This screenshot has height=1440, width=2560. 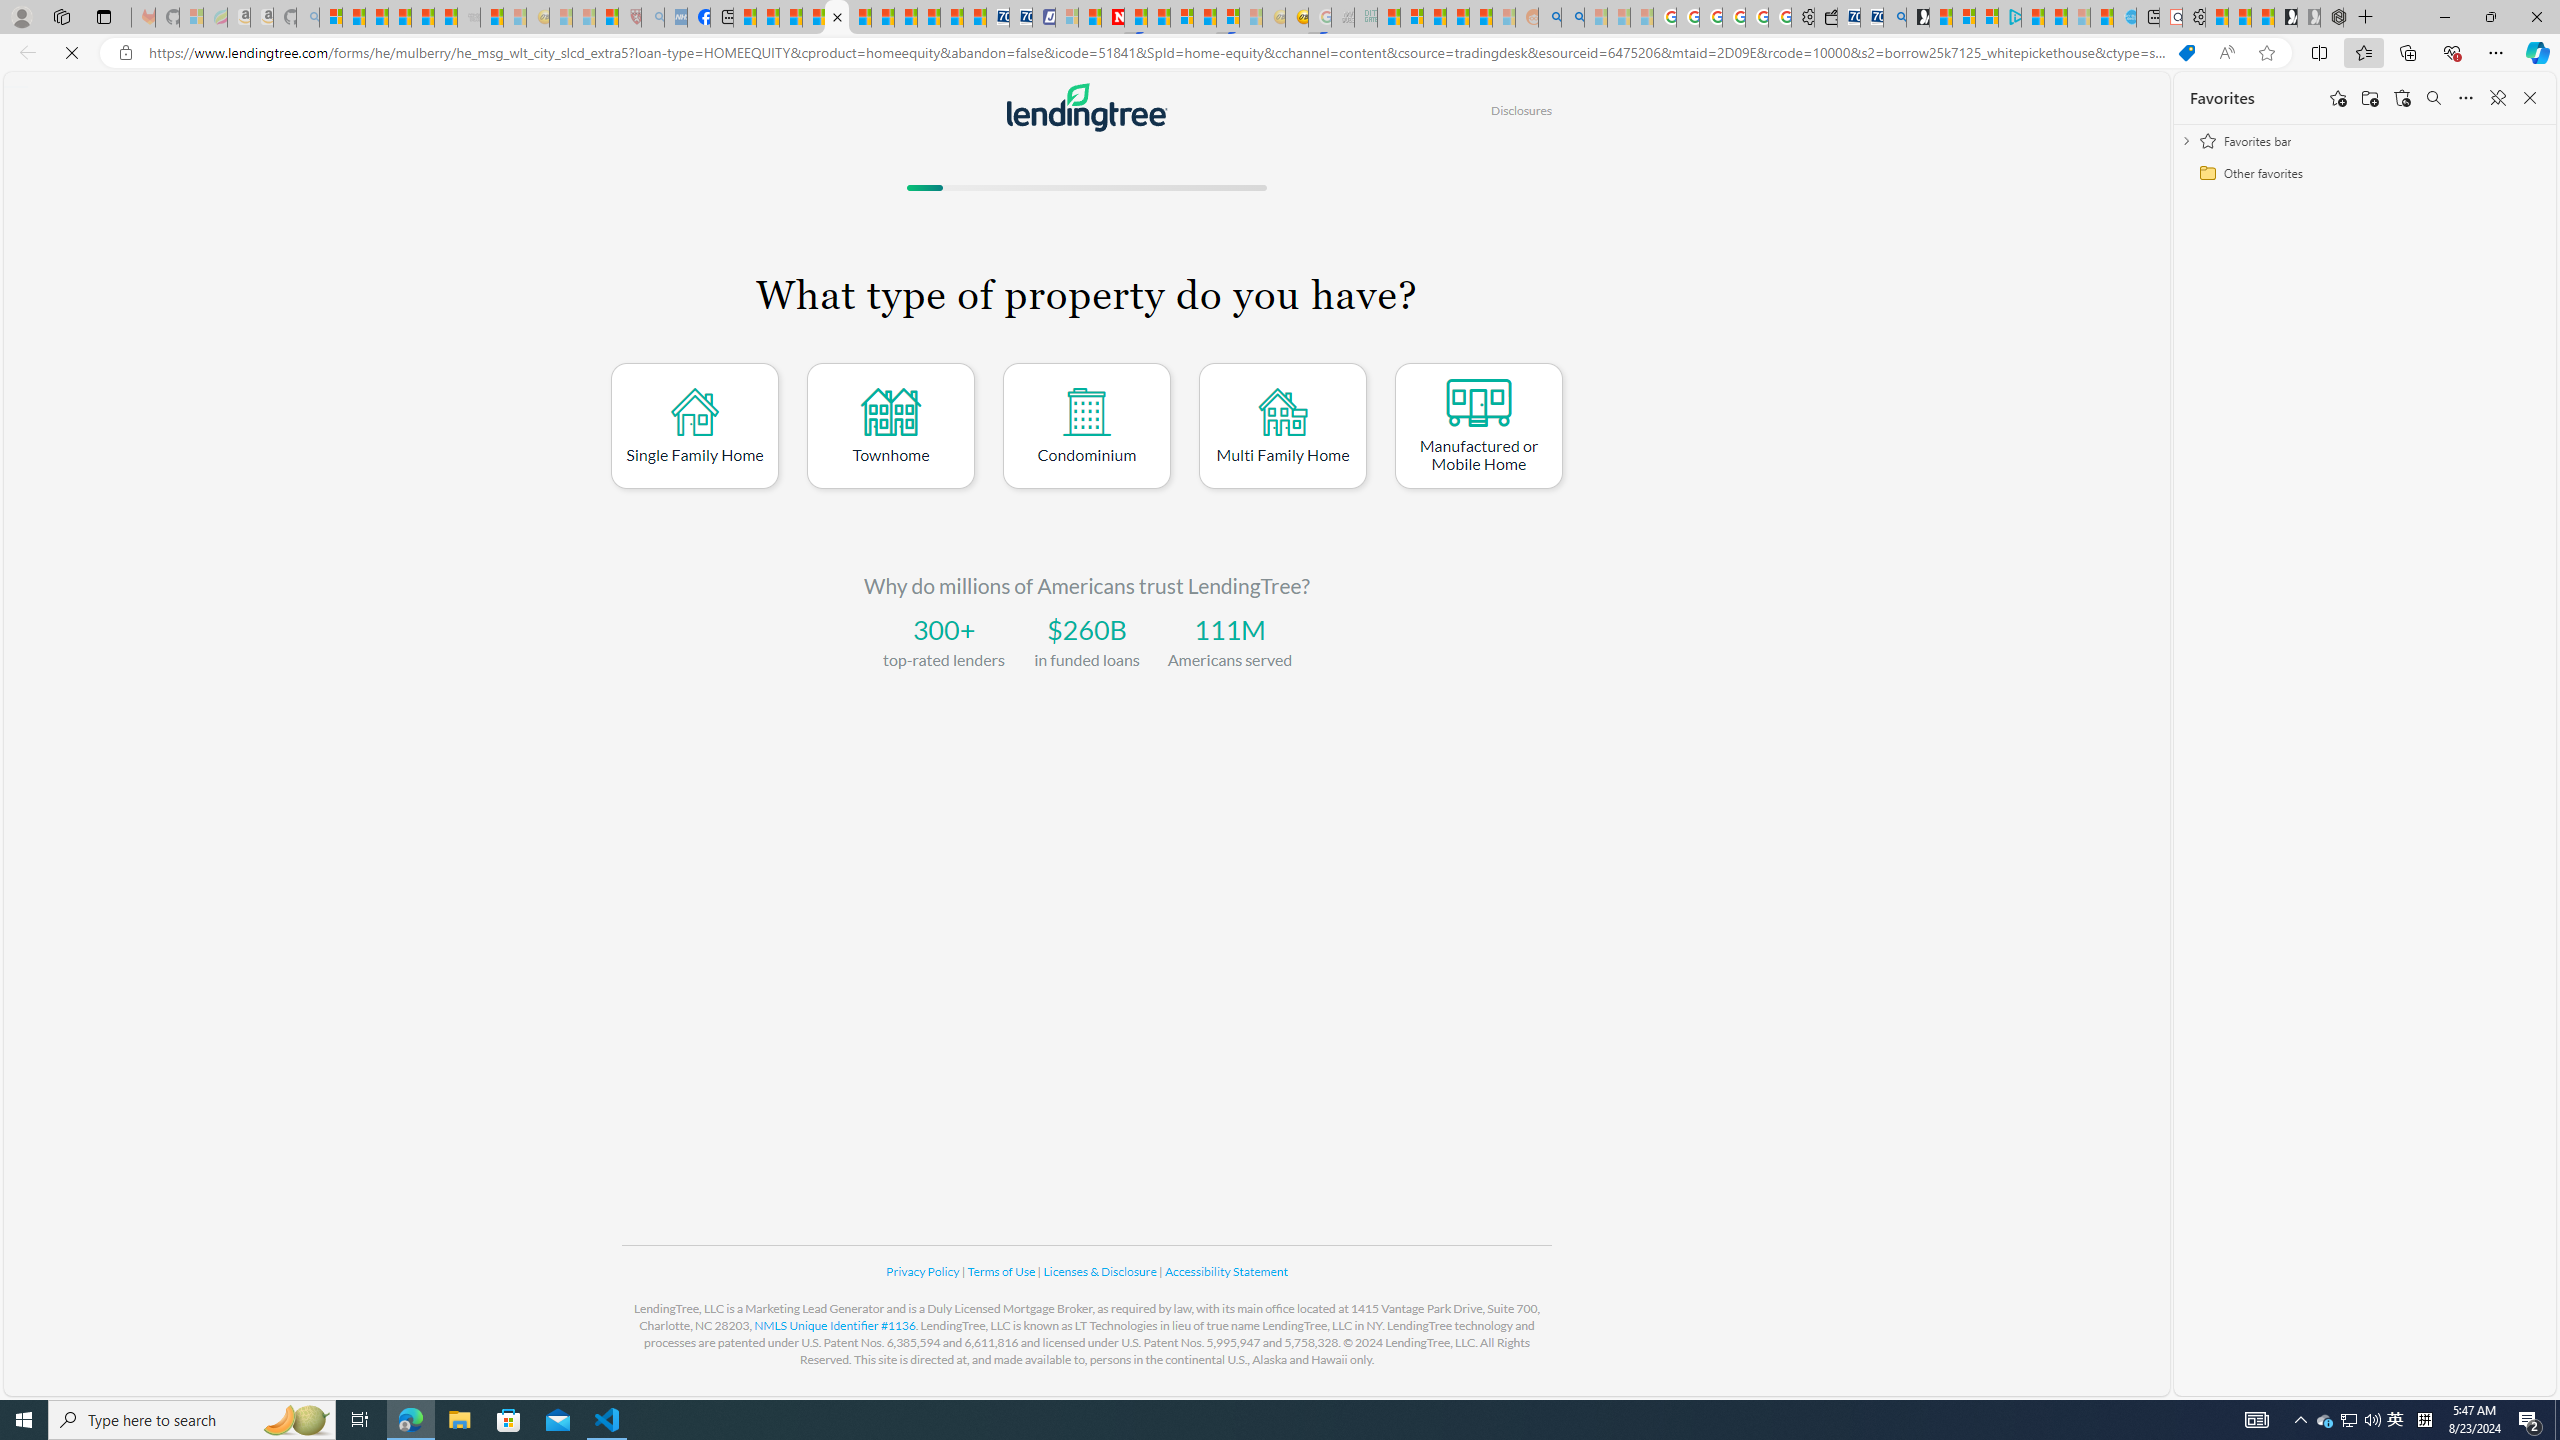 What do you see at coordinates (1158, 16) in the screenshot?
I see `'14 Common Myths Debunked By Scientific Facts'` at bounding box center [1158, 16].